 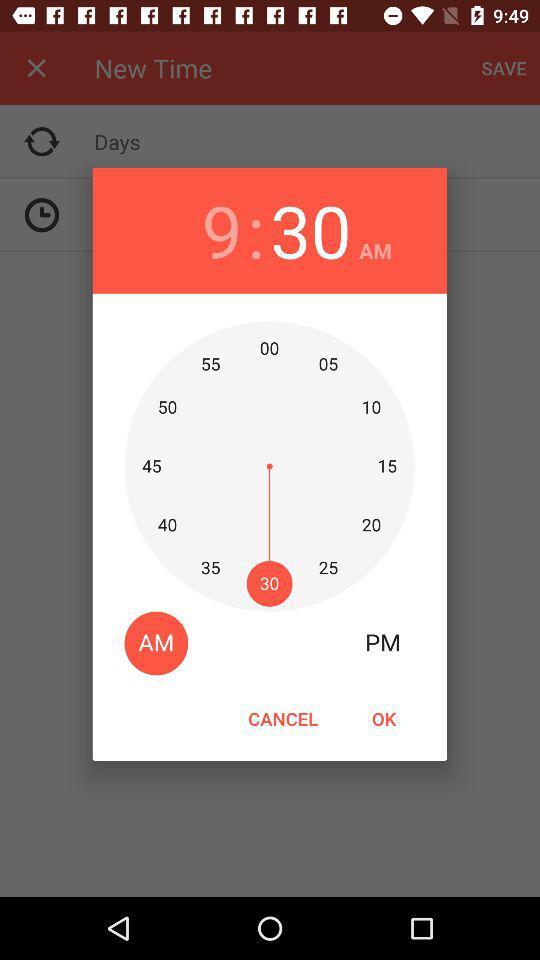 I want to click on the icon next to the ok item, so click(x=282, y=718).